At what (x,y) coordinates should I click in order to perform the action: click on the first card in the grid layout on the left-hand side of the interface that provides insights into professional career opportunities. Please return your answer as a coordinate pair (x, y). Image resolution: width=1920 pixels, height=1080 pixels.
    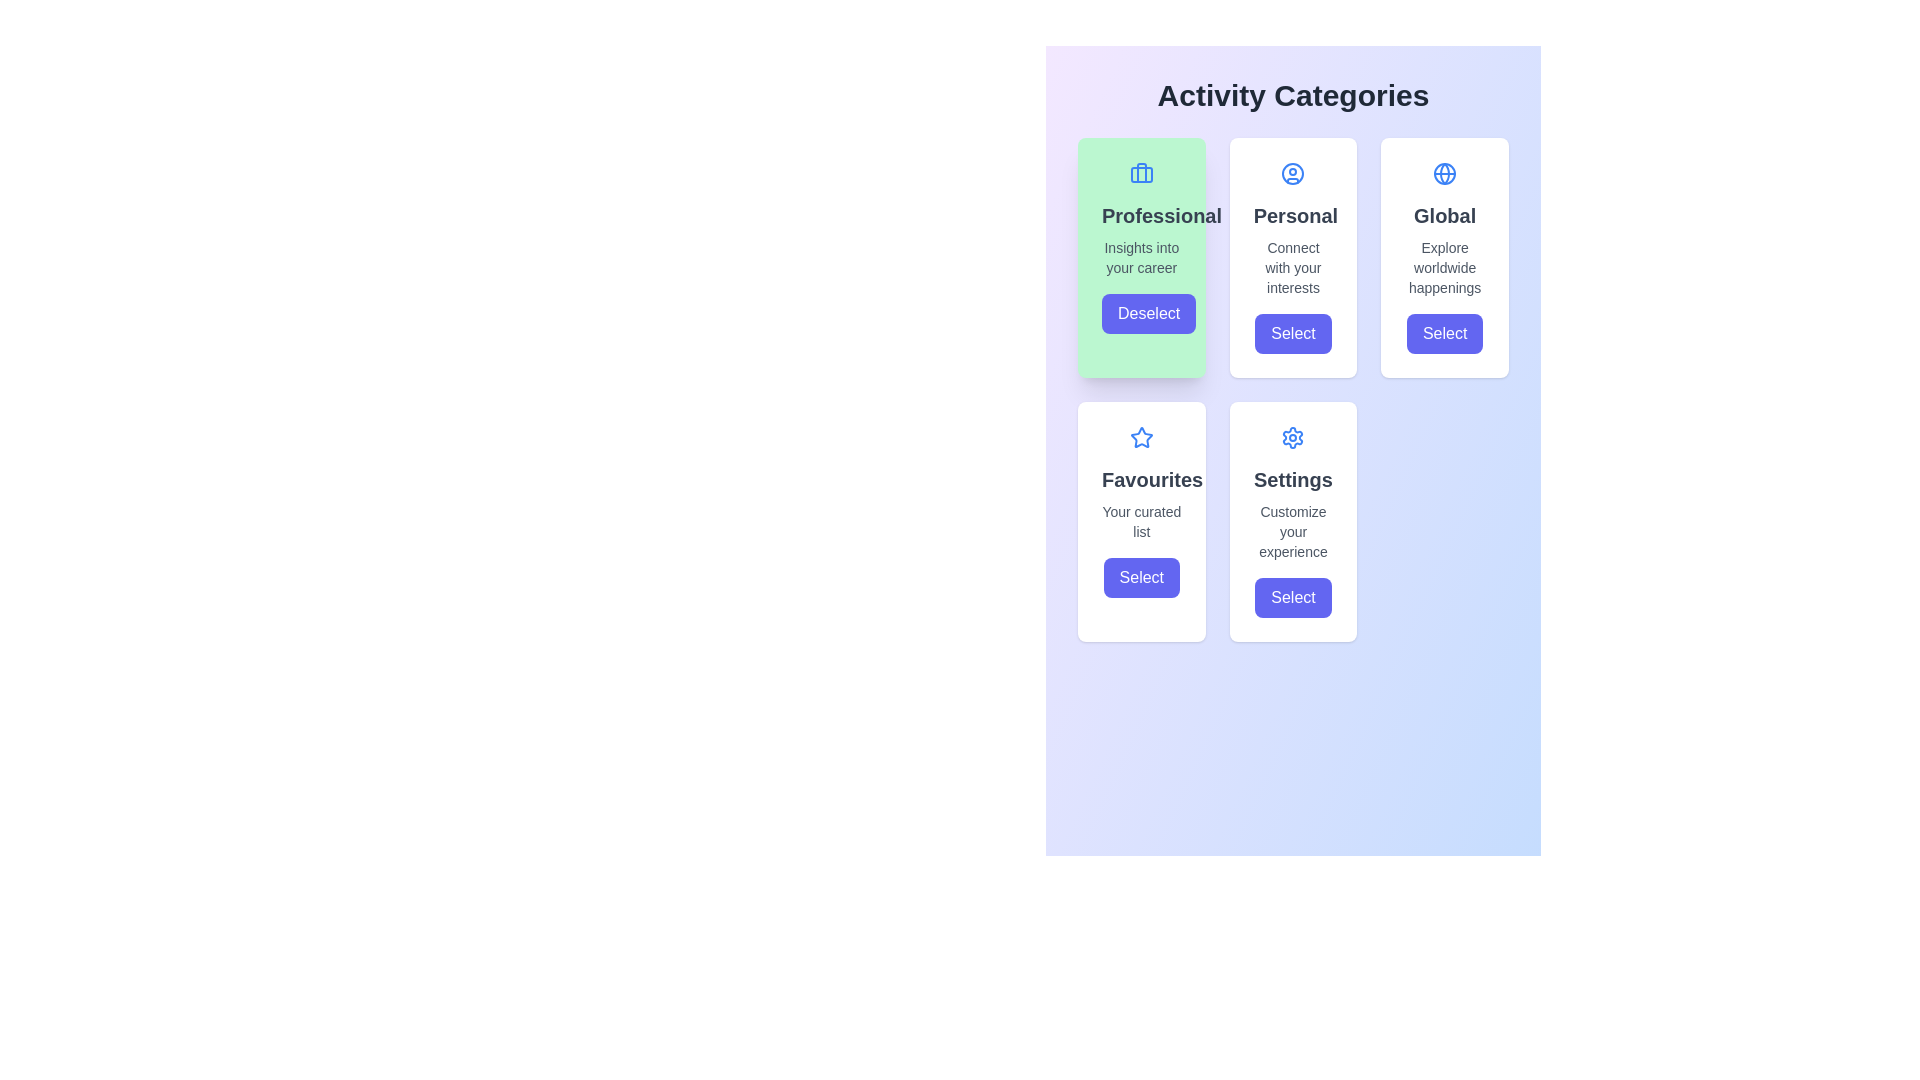
    Looking at the image, I should click on (1141, 257).